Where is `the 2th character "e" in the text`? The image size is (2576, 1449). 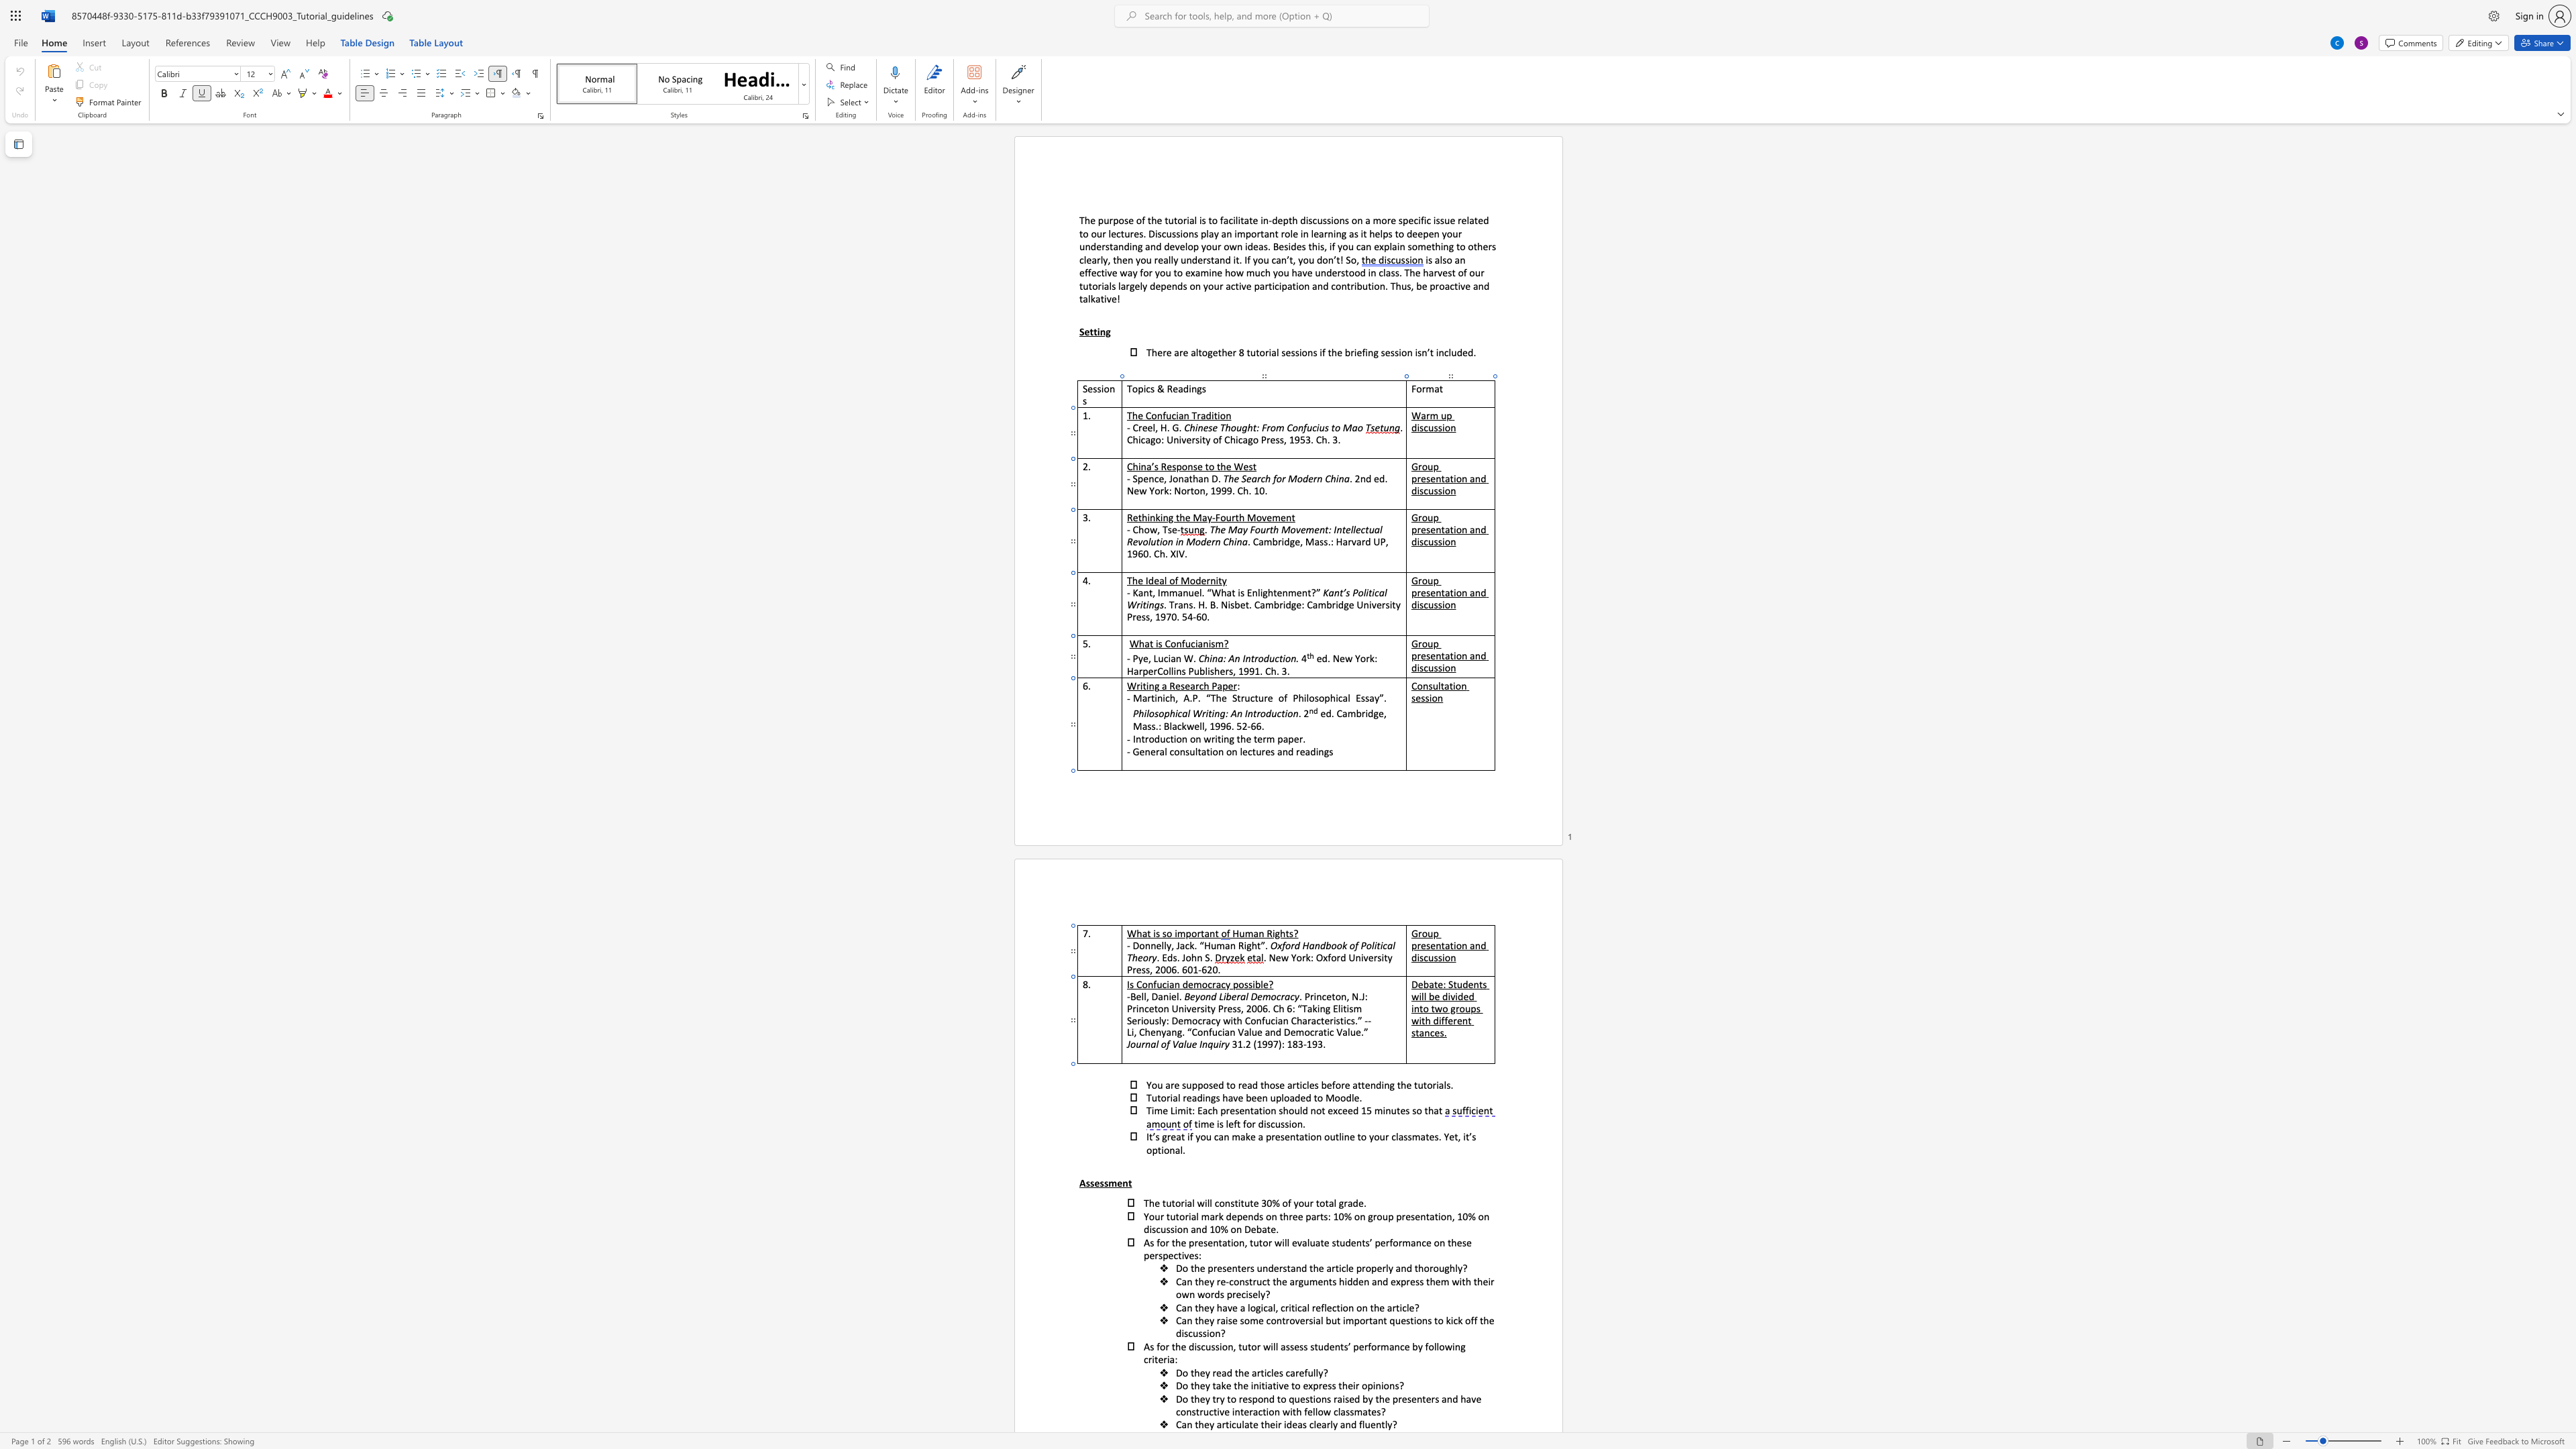 the 2th character "e" in the text is located at coordinates (1234, 996).